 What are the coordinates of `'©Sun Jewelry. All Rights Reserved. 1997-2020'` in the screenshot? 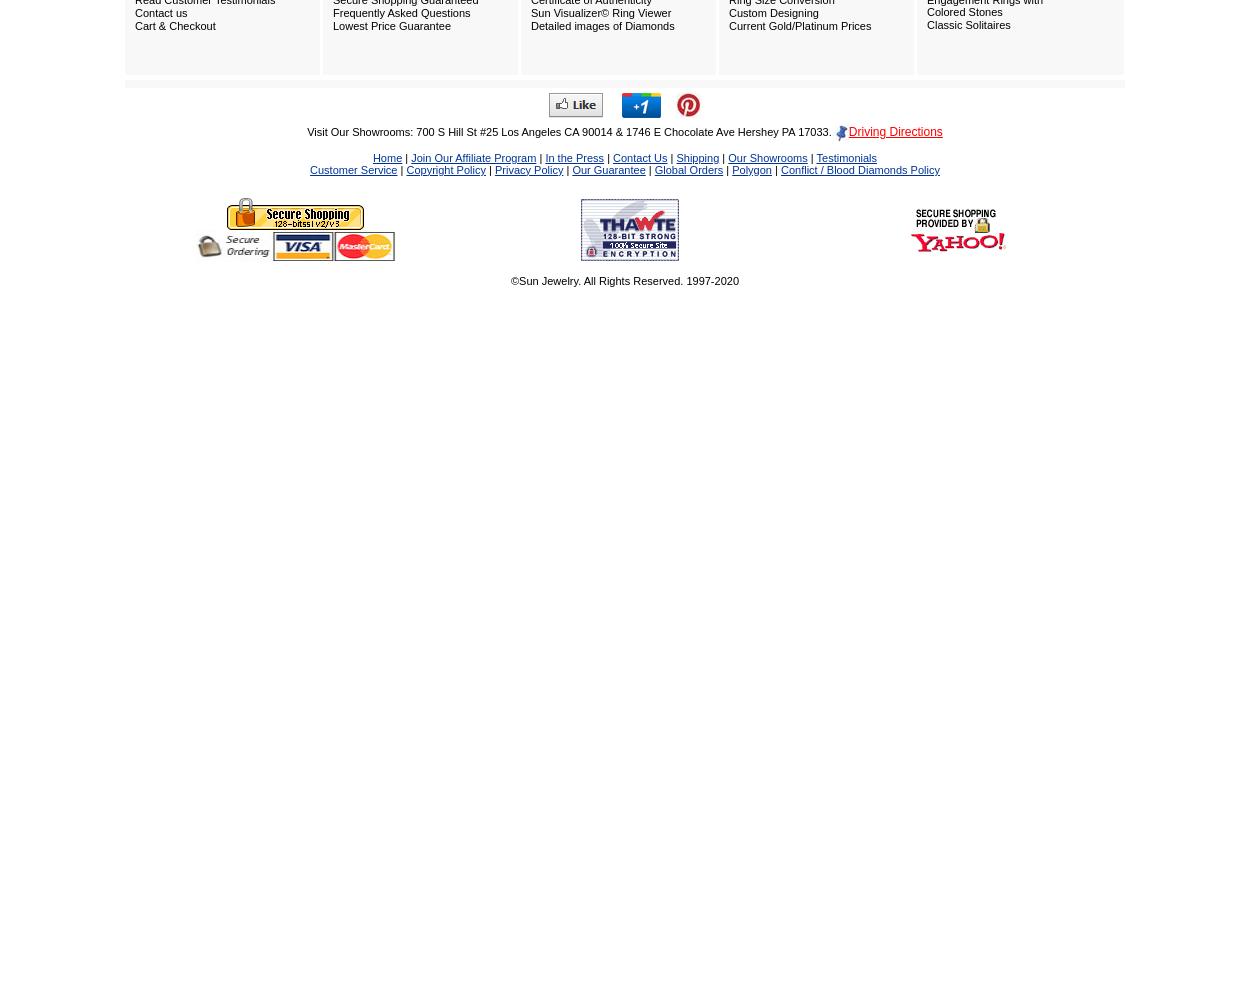 It's located at (623, 280).